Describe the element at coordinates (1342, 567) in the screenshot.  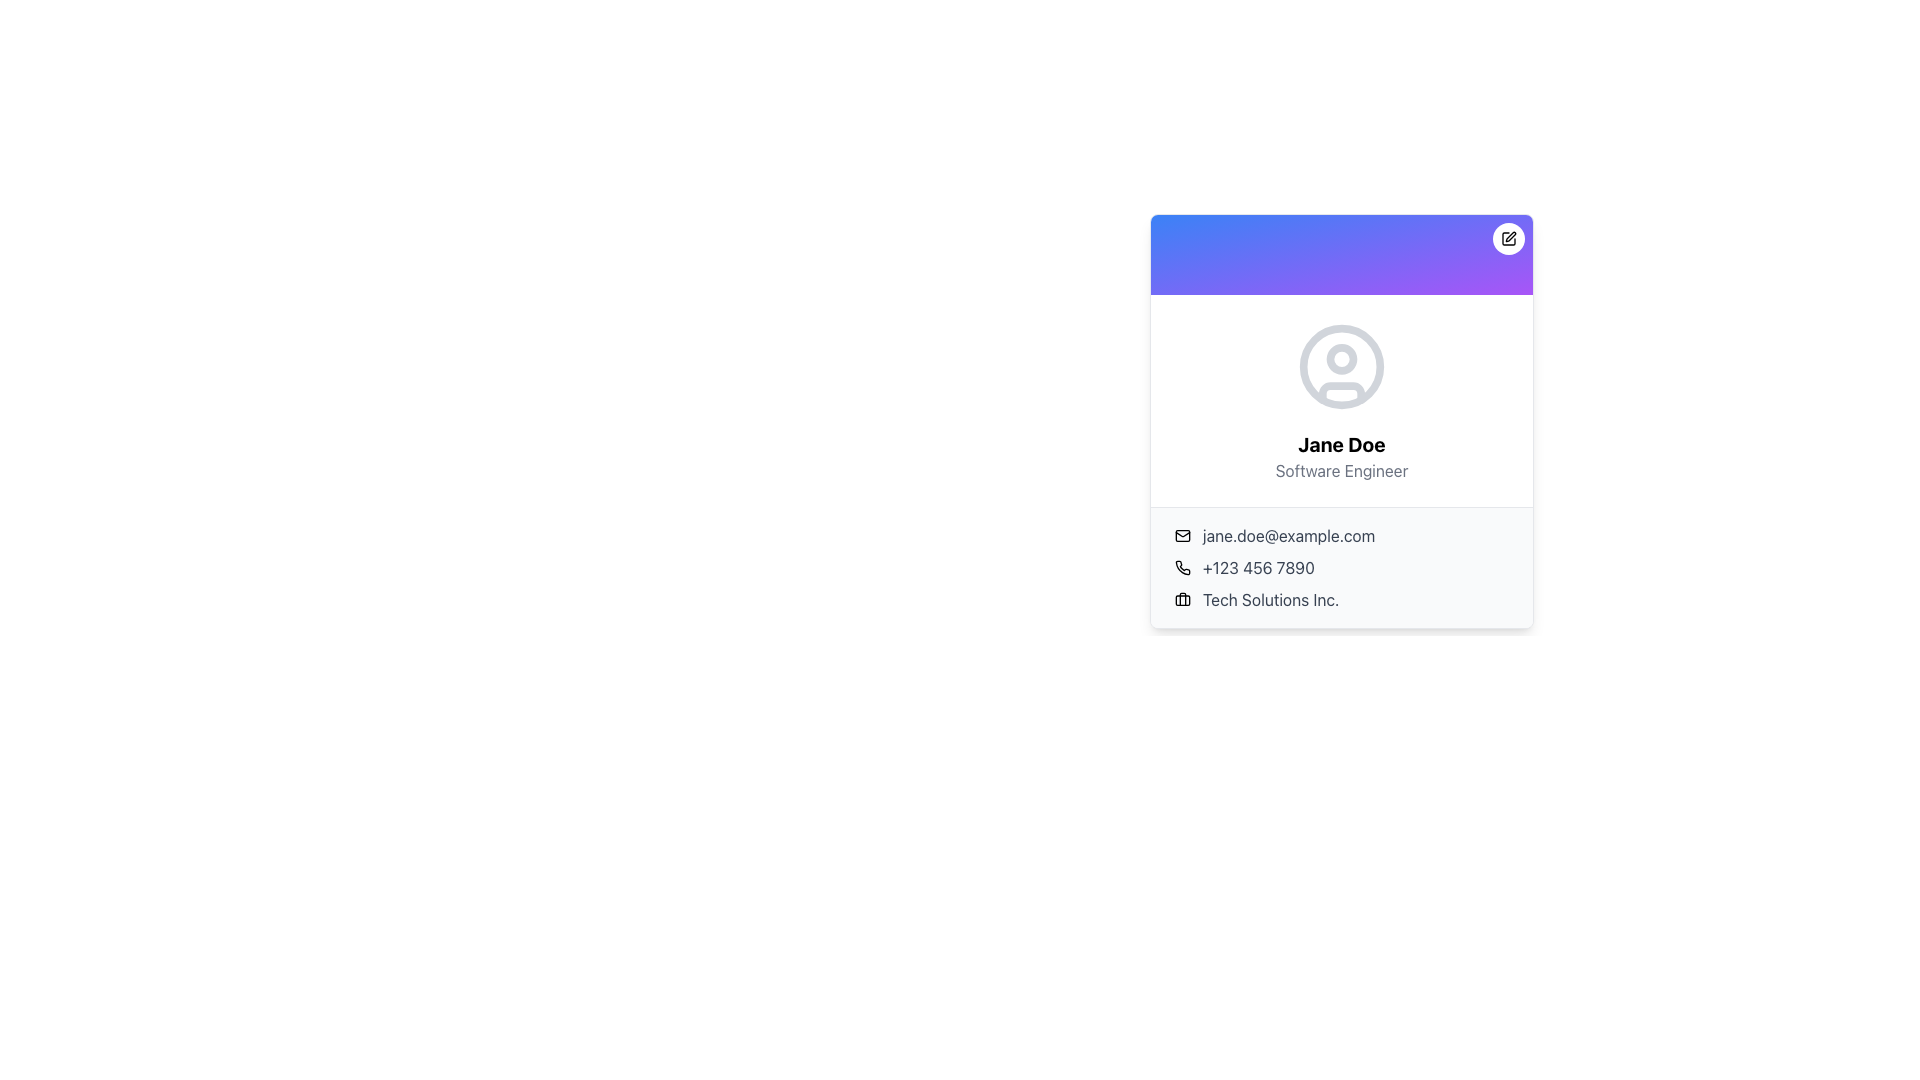
I see `the contact information section, which includes email, phone number, and company name, and is located at the bottom of a card-like layout` at that location.